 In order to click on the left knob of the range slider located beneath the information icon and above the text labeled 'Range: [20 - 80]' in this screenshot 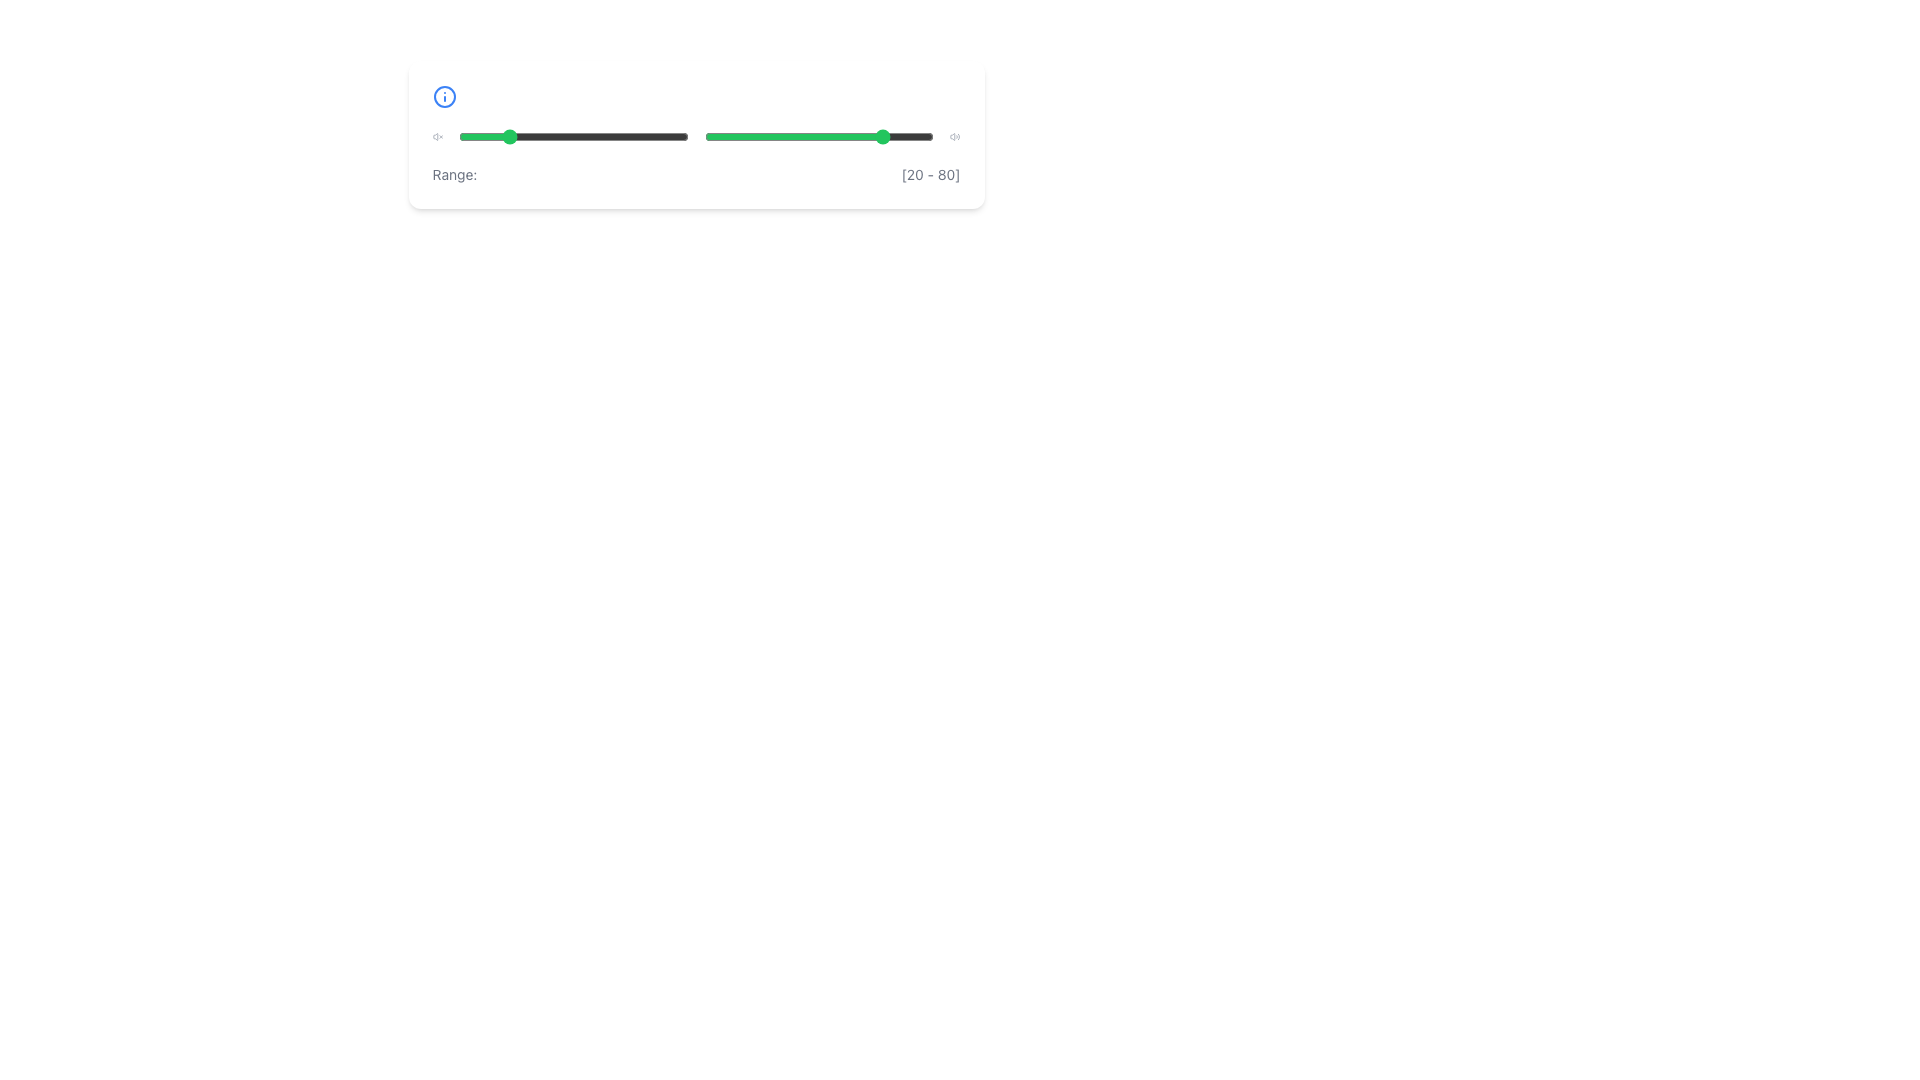, I will do `click(646, 136)`.